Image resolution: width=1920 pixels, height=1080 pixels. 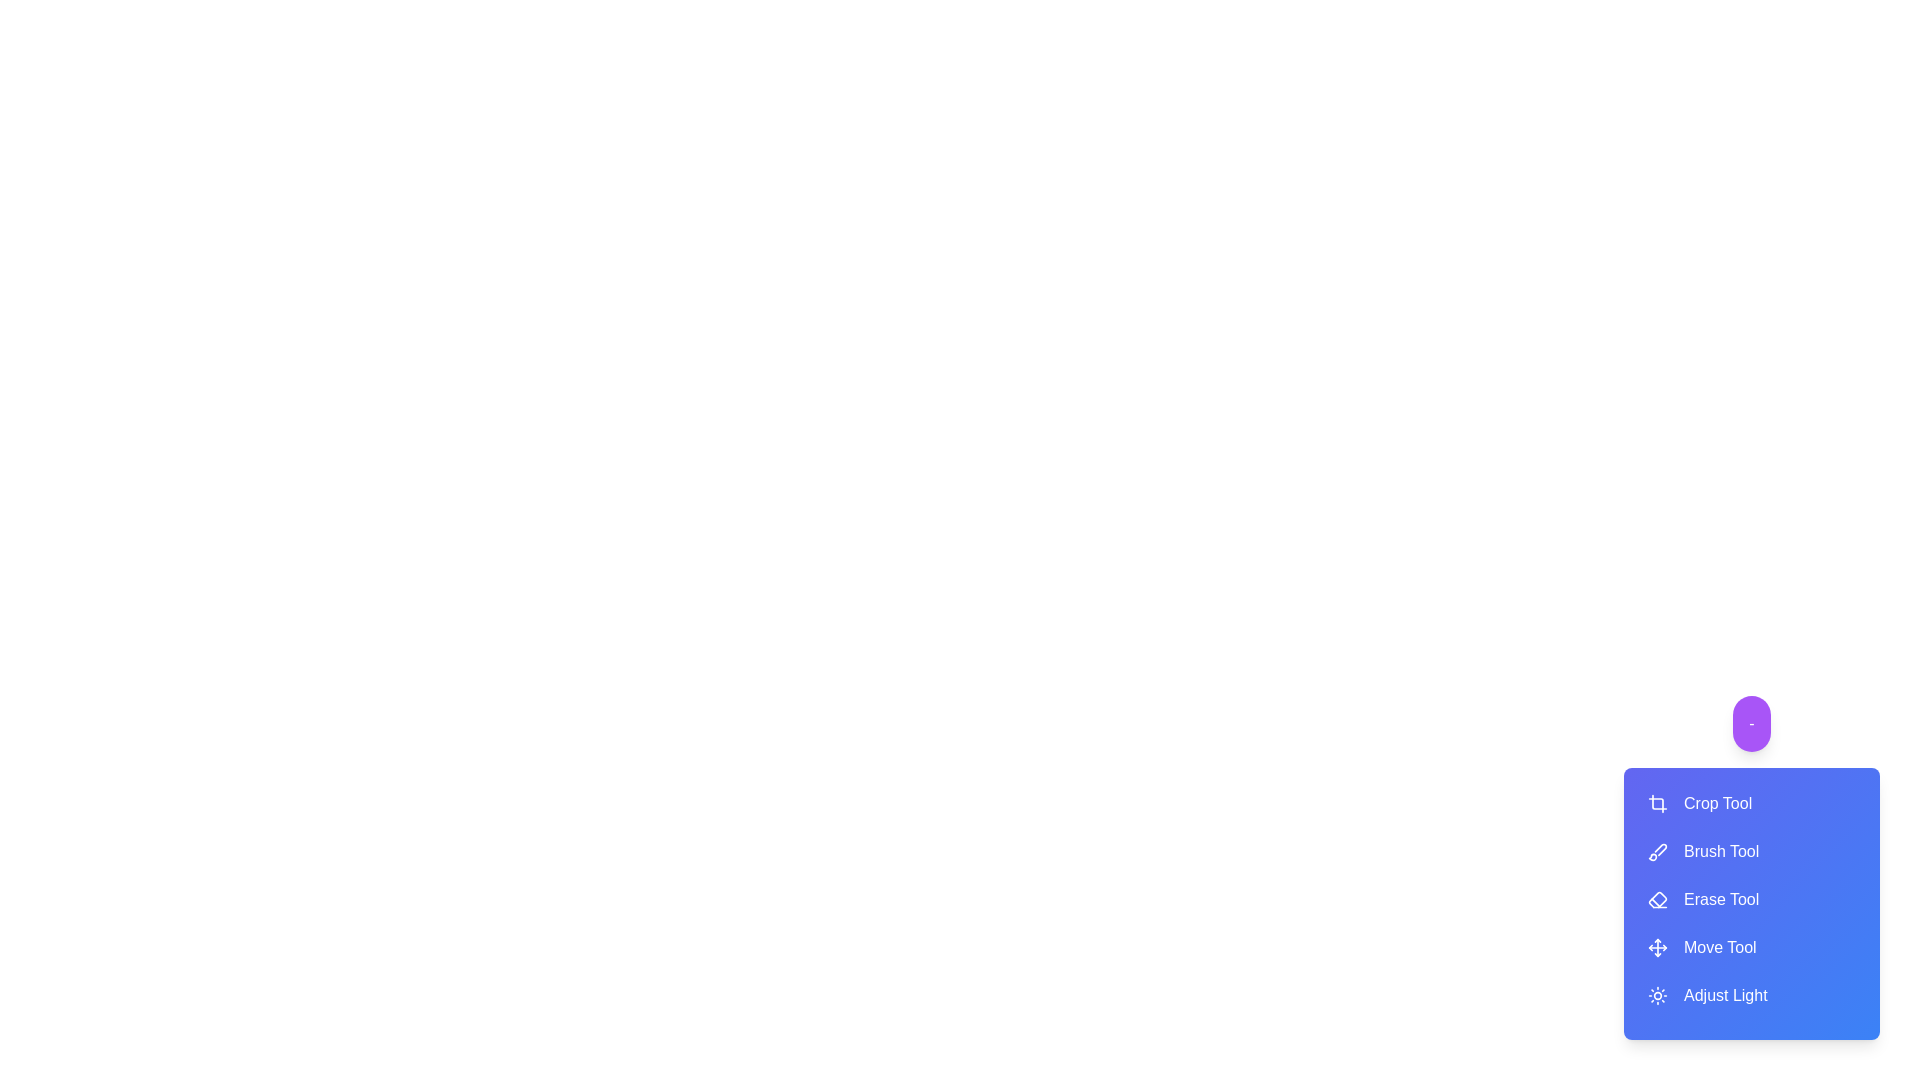 What do you see at coordinates (1751, 947) in the screenshot?
I see `the 'Move Tool' button, which is a horizontal button with a blue background and white text, located in the vertical navigation menu between the 'Erase Tool' and 'Adjust Light' buttons` at bounding box center [1751, 947].